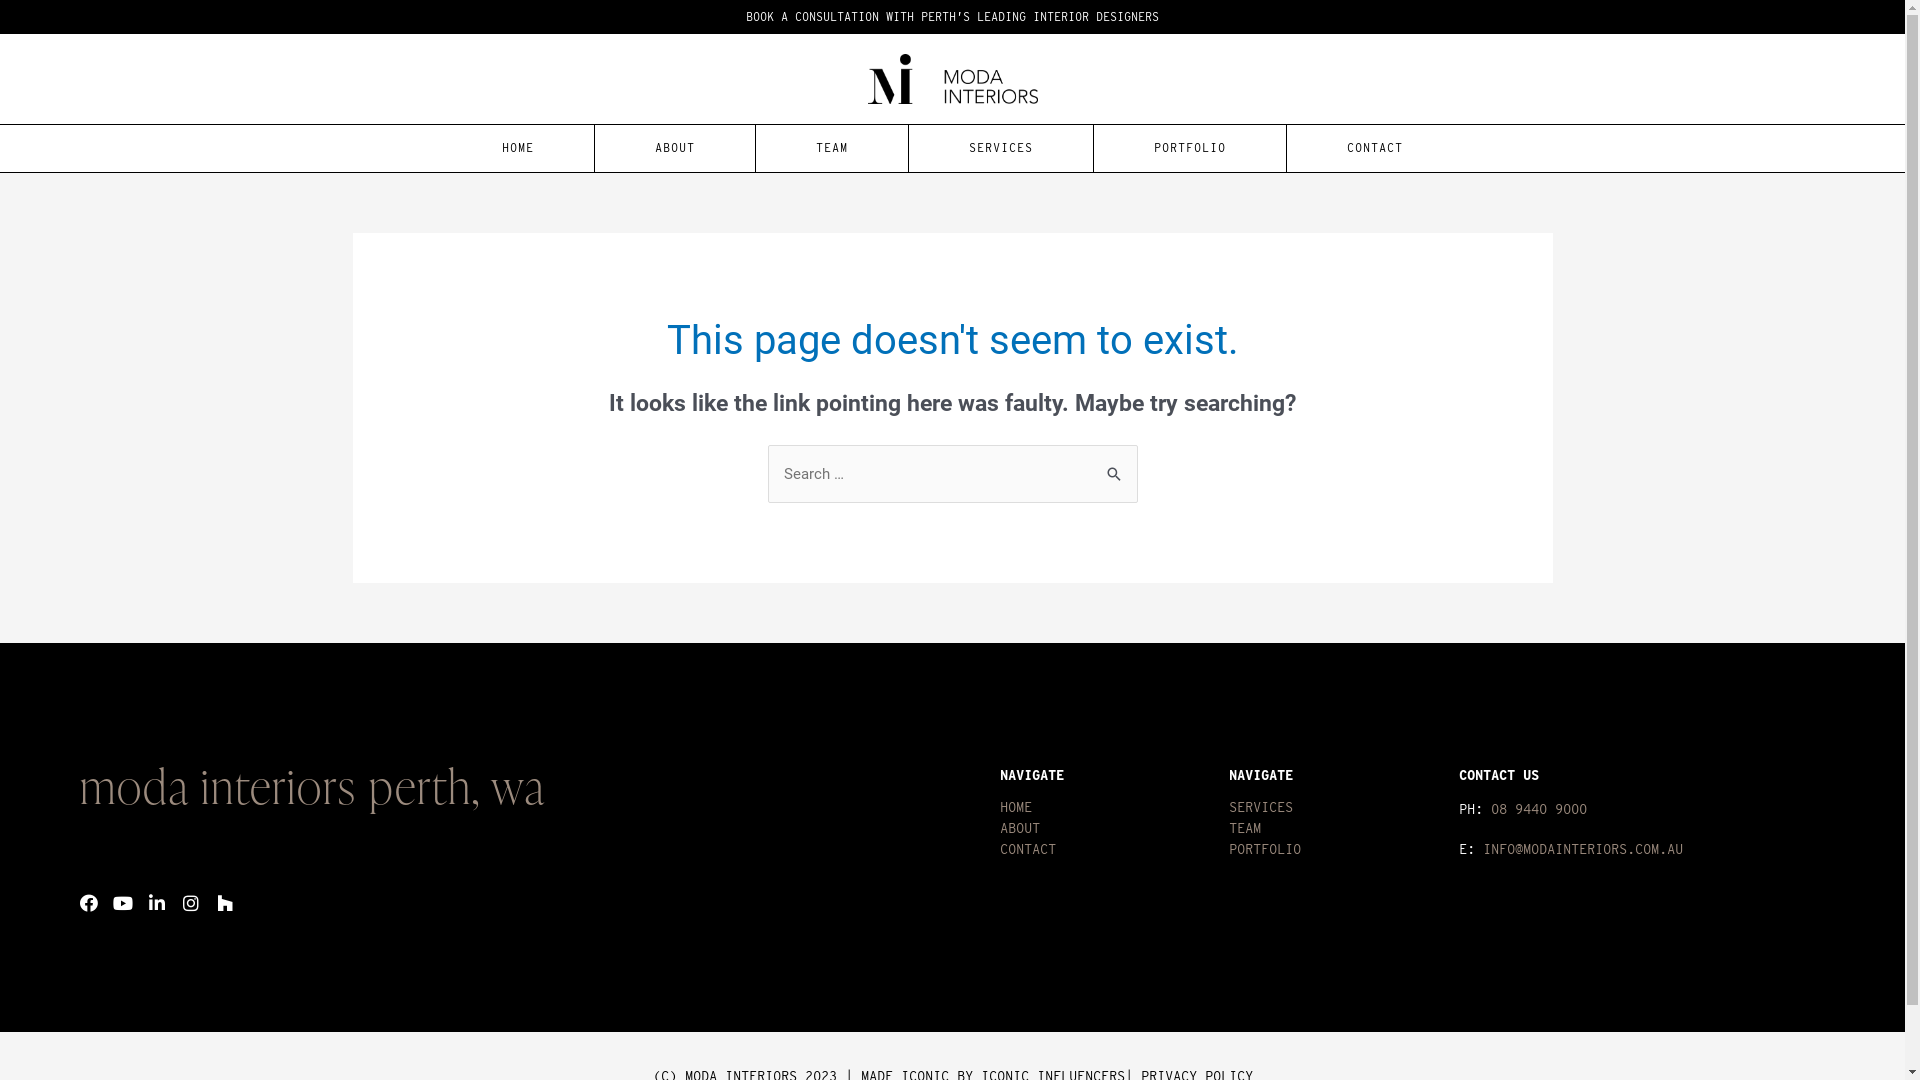 Image resolution: width=1920 pixels, height=1080 pixels. What do you see at coordinates (1001, 146) in the screenshot?
I see `'SERVICES'` at bounding box center [1001, 146].